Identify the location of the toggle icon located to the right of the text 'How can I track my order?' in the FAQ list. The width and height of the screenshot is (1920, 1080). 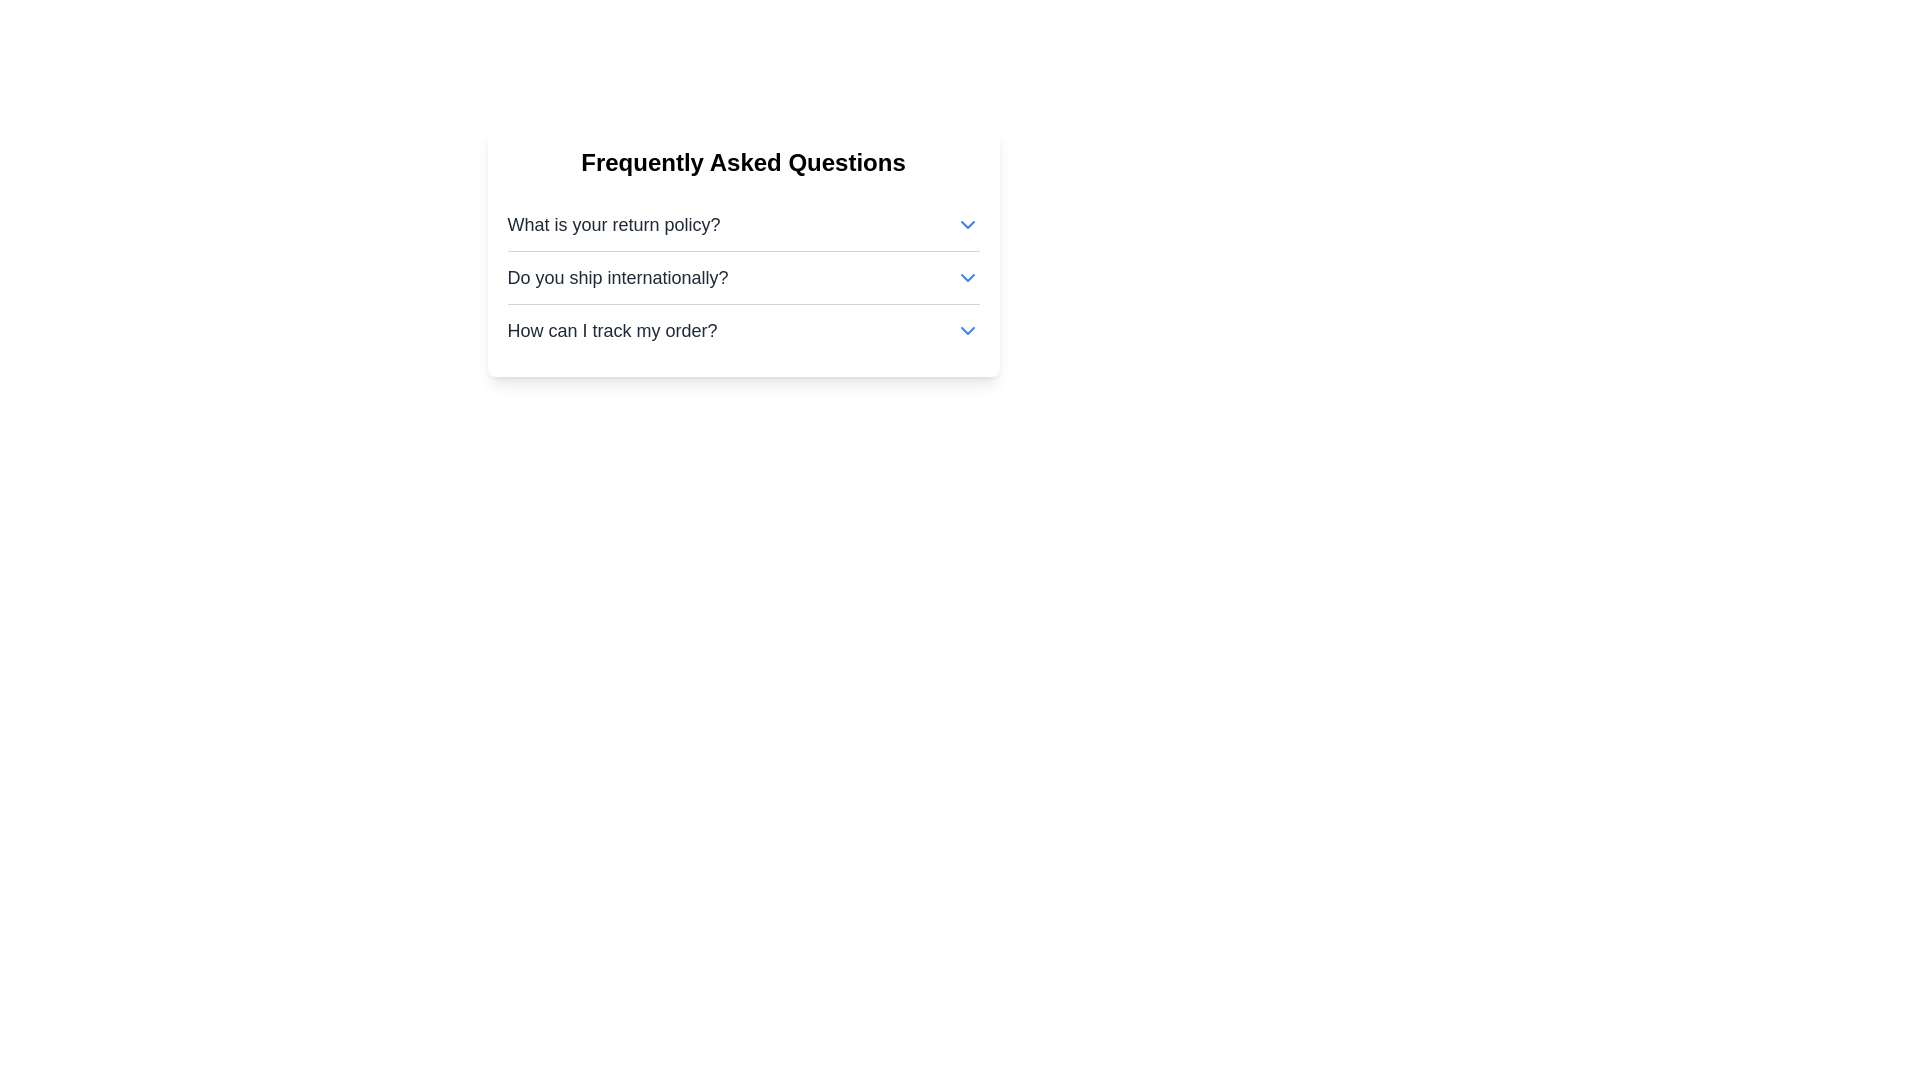
(967, 330).